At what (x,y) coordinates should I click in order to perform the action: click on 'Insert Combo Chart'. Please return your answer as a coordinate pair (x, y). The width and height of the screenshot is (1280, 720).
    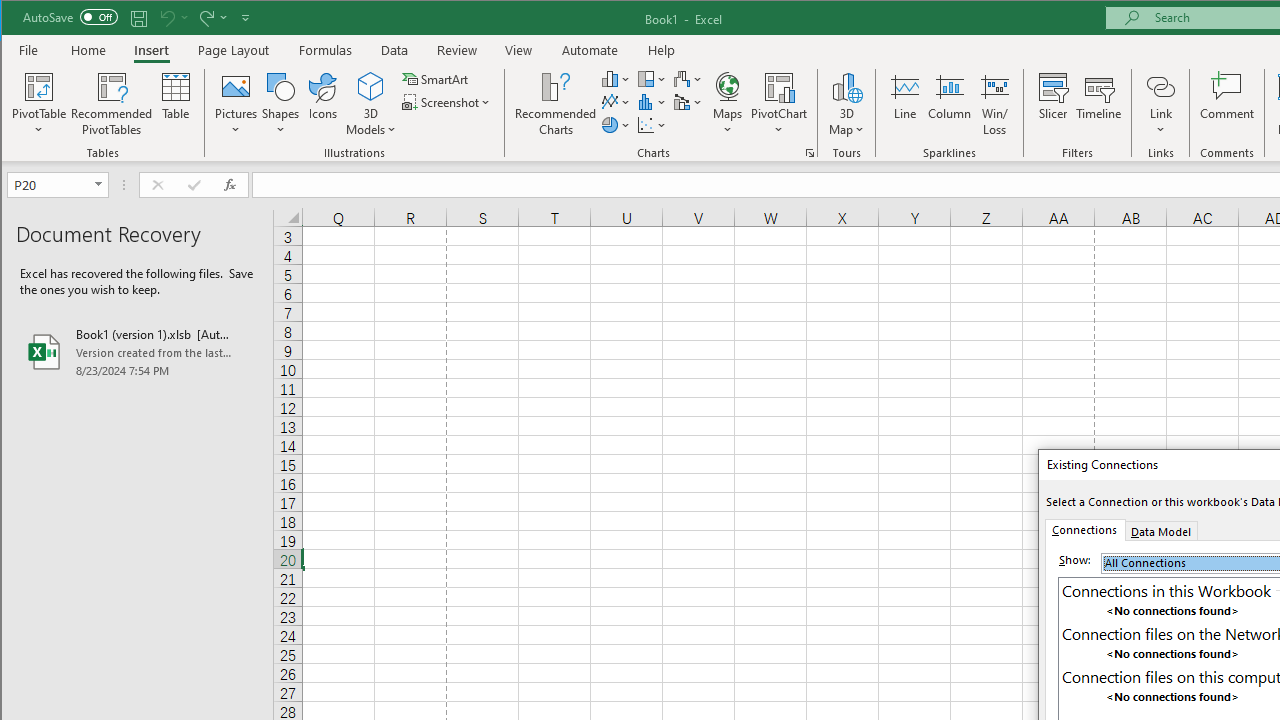
    Looking at the image, I should click on (688, 102).